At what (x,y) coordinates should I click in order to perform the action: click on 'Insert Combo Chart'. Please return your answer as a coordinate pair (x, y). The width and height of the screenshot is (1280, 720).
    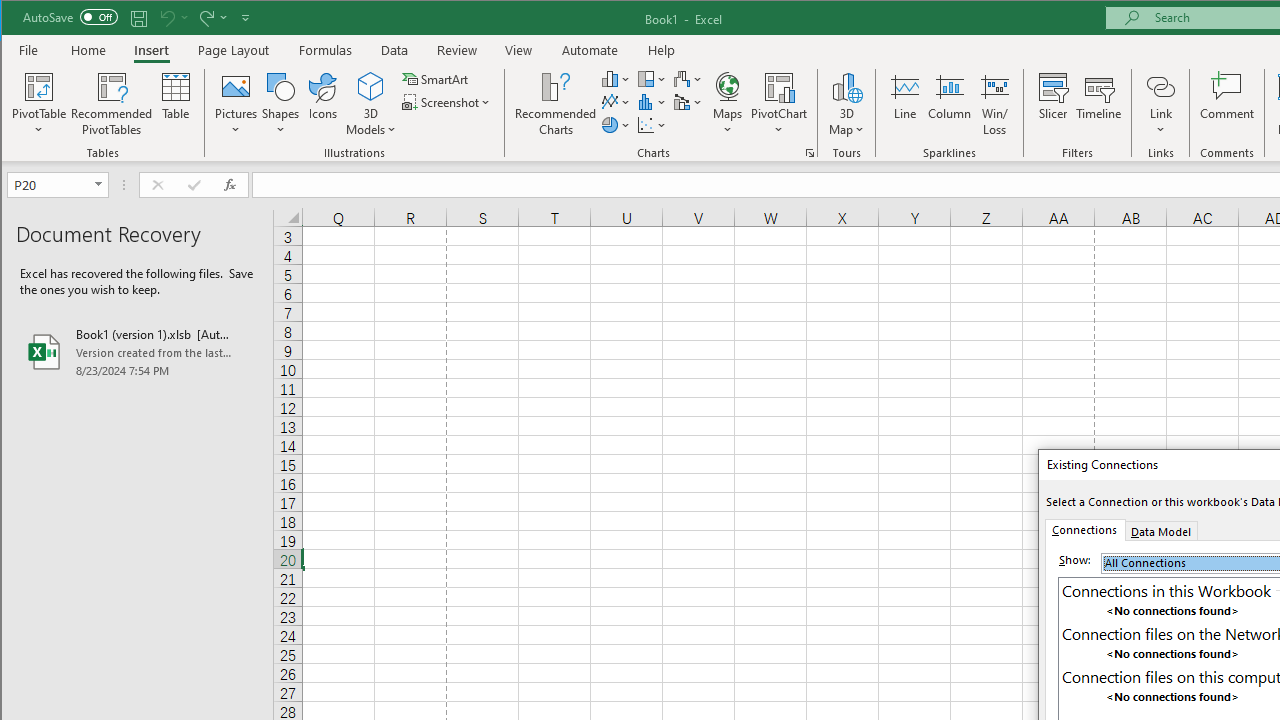
    Looking at the image, I should click on (688, 102).